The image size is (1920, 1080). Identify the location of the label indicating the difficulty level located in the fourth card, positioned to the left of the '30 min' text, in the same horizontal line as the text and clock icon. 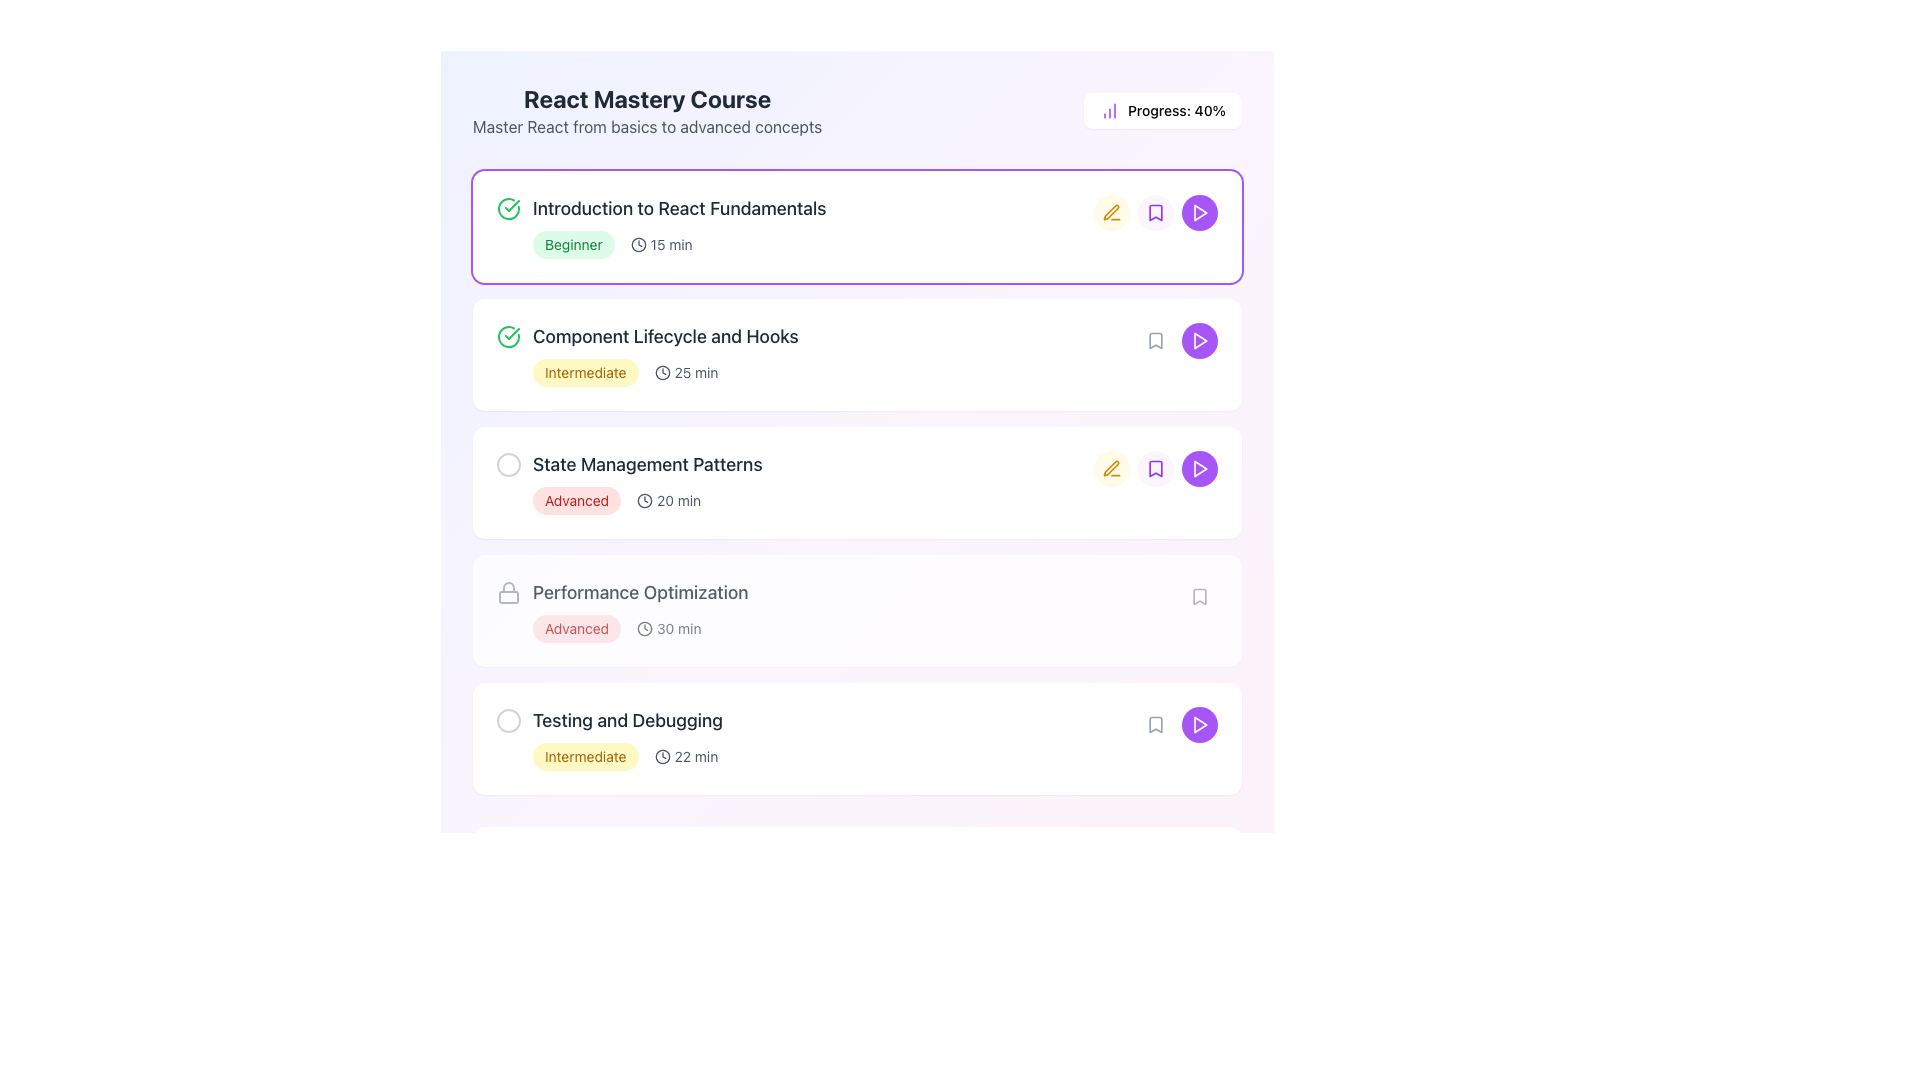
(575, 627).